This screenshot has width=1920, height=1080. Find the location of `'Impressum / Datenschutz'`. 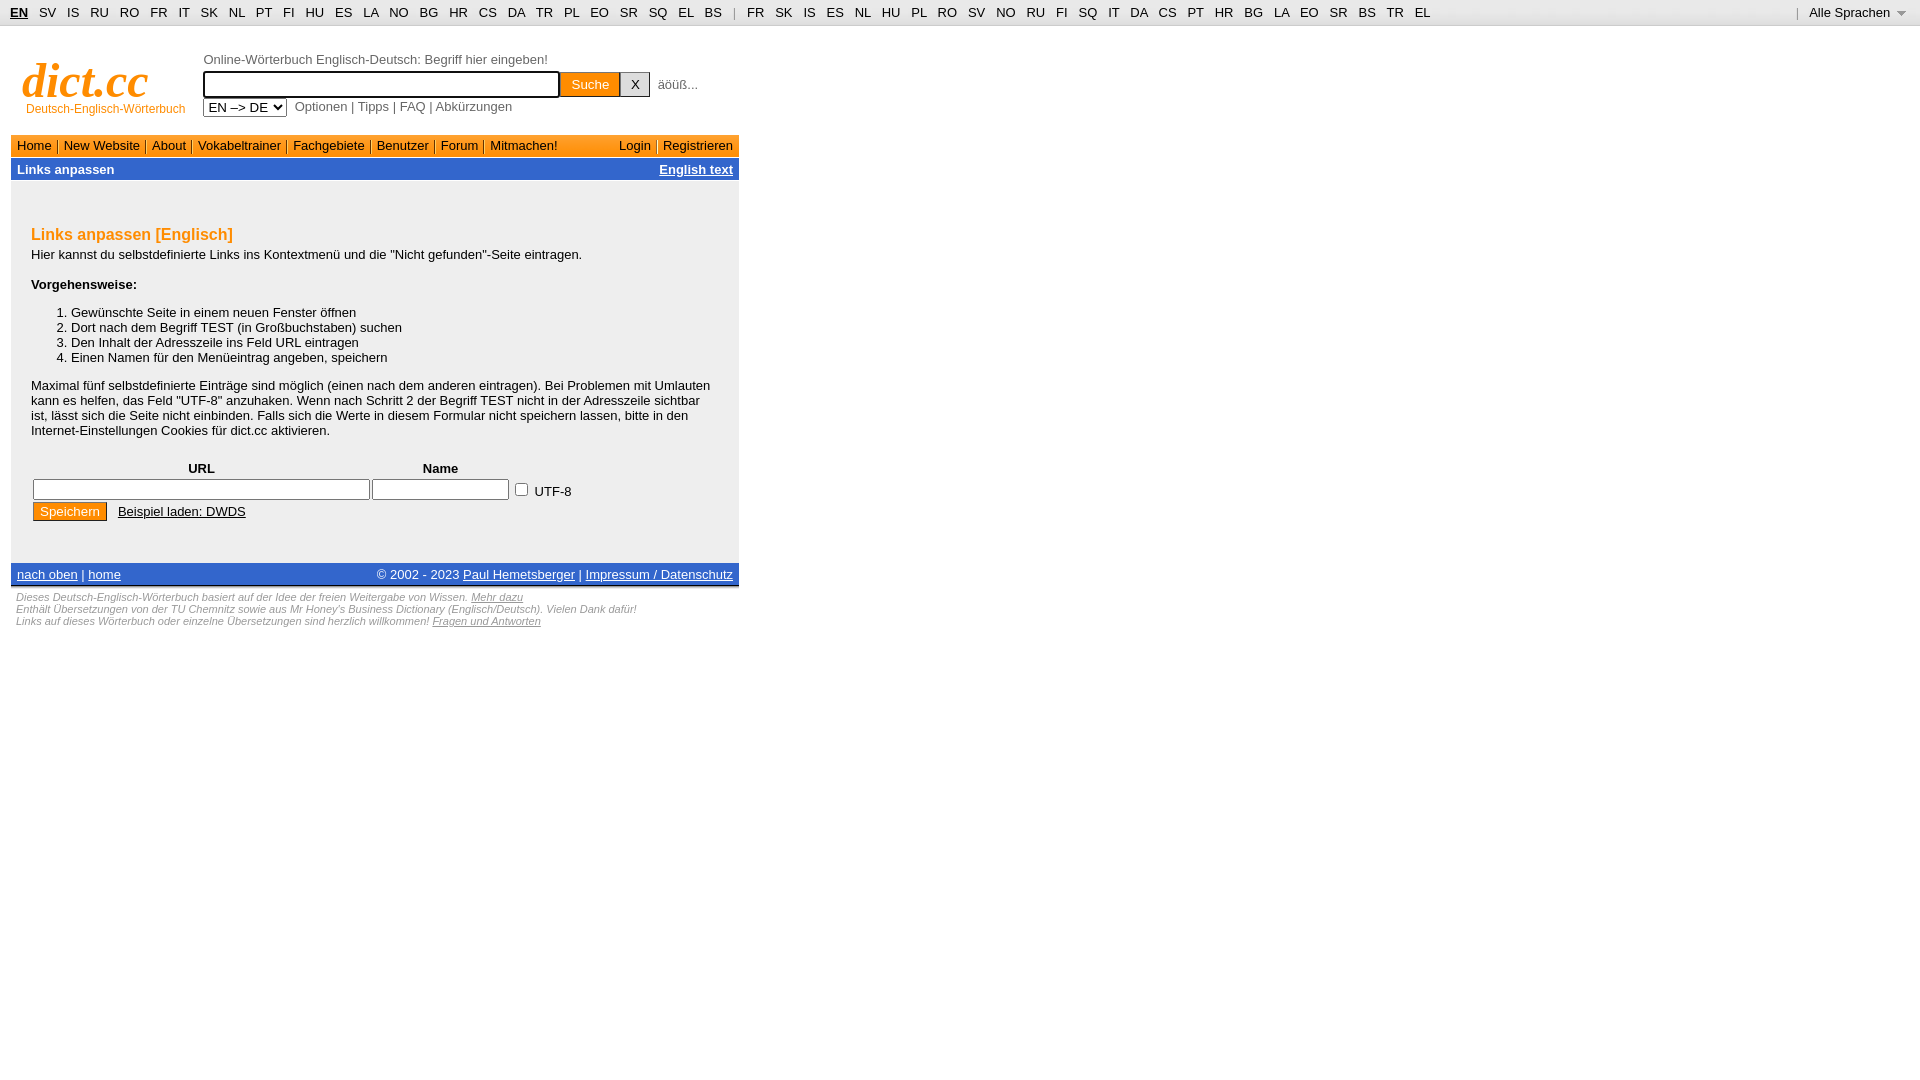

'Impressum / Datenschutz' is located at coordinates (659, 573).